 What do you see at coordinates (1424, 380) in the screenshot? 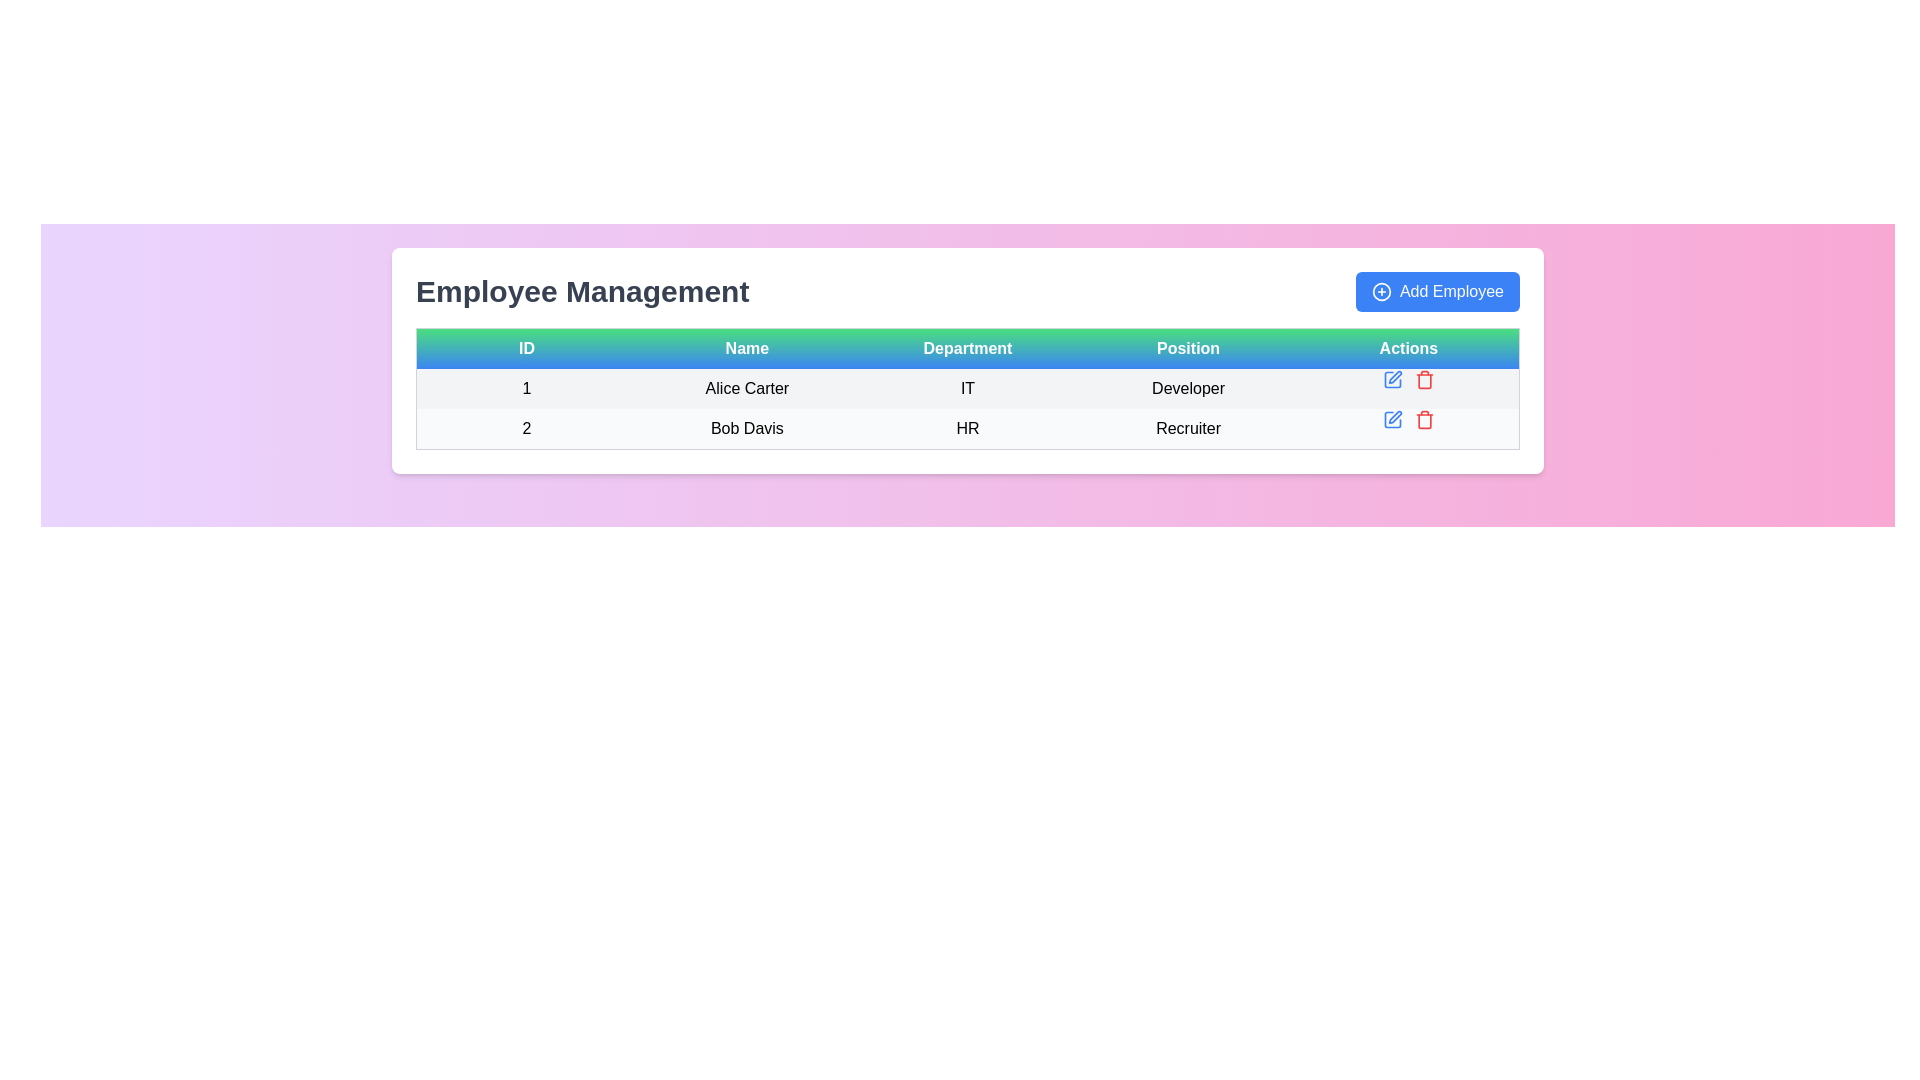
I see `the red trash icon in the Actions column of the first row` at bounding box center [1424, 380].